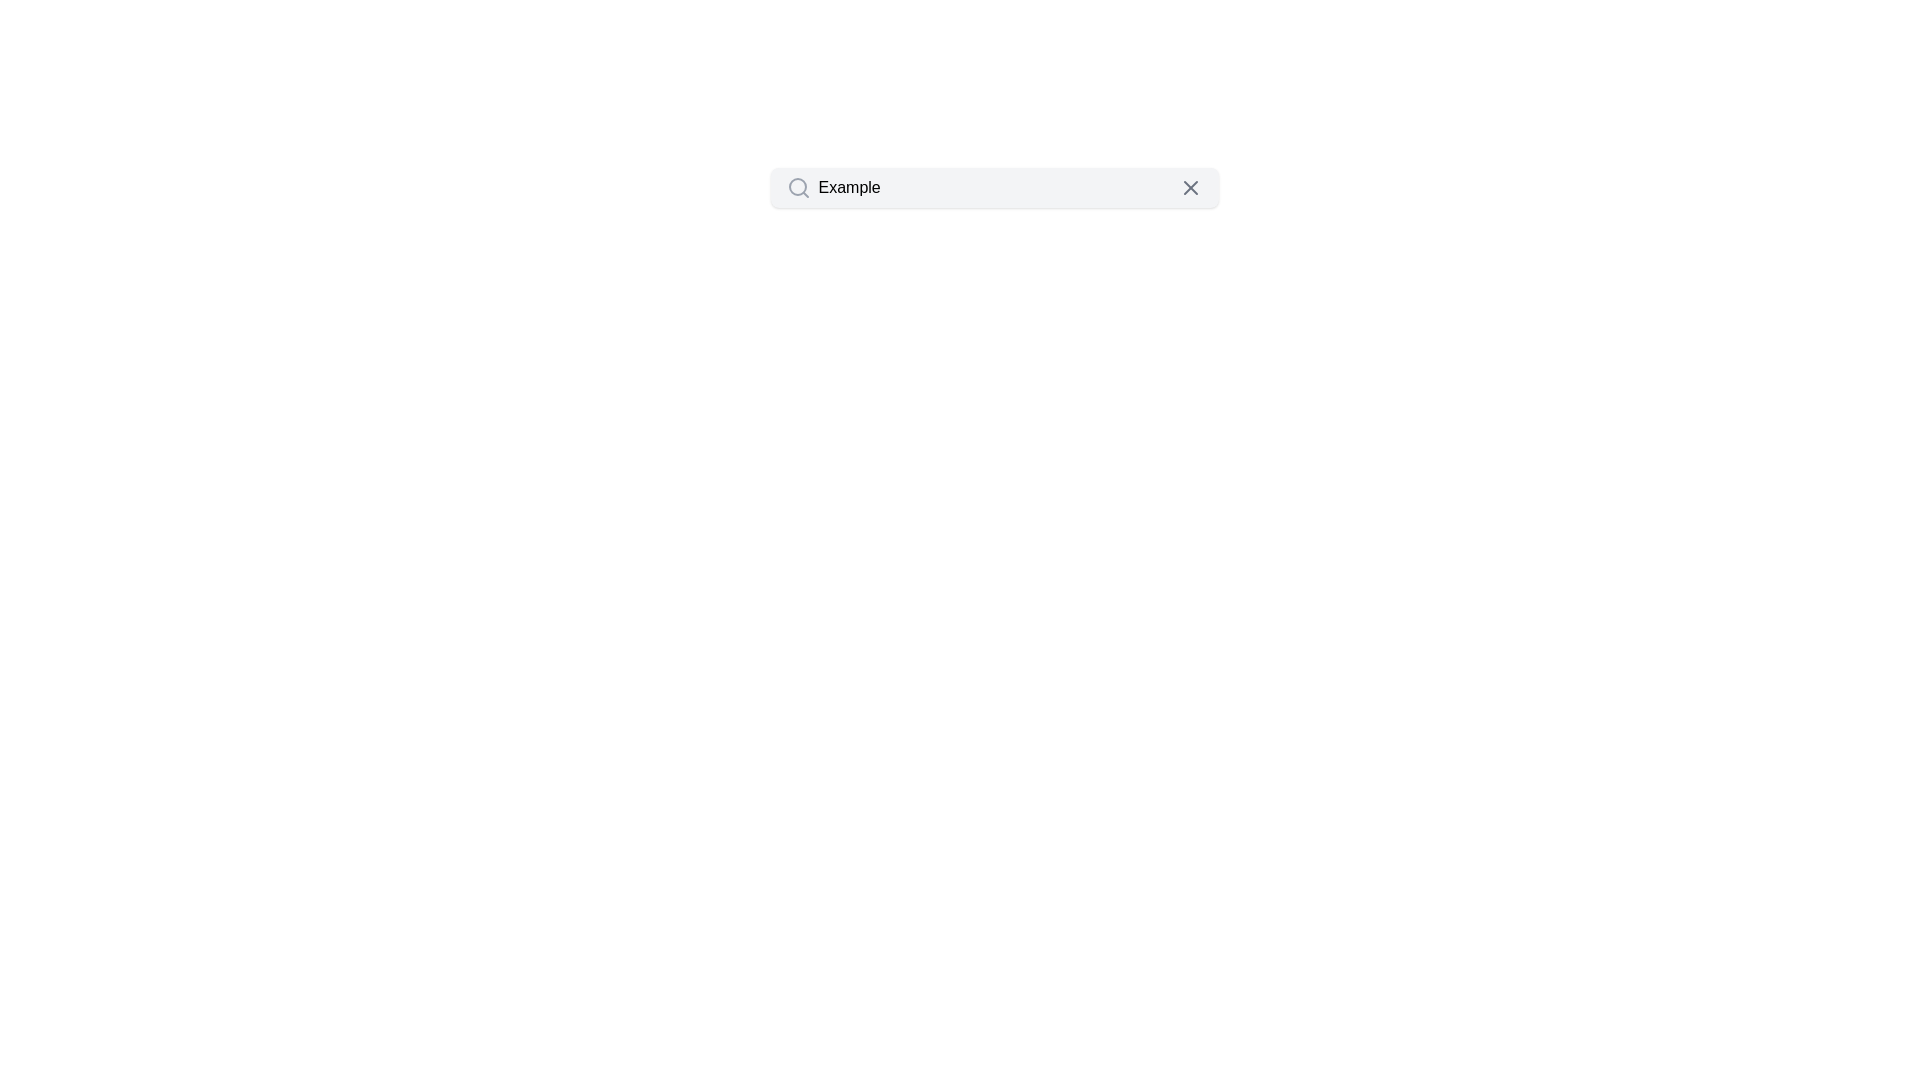 This screenshot has width=1920, height=1080. I want to click on the circular graphic icon that is part of the search icon frame, located at the center of the circular part of the search icon, so click(796, 186).